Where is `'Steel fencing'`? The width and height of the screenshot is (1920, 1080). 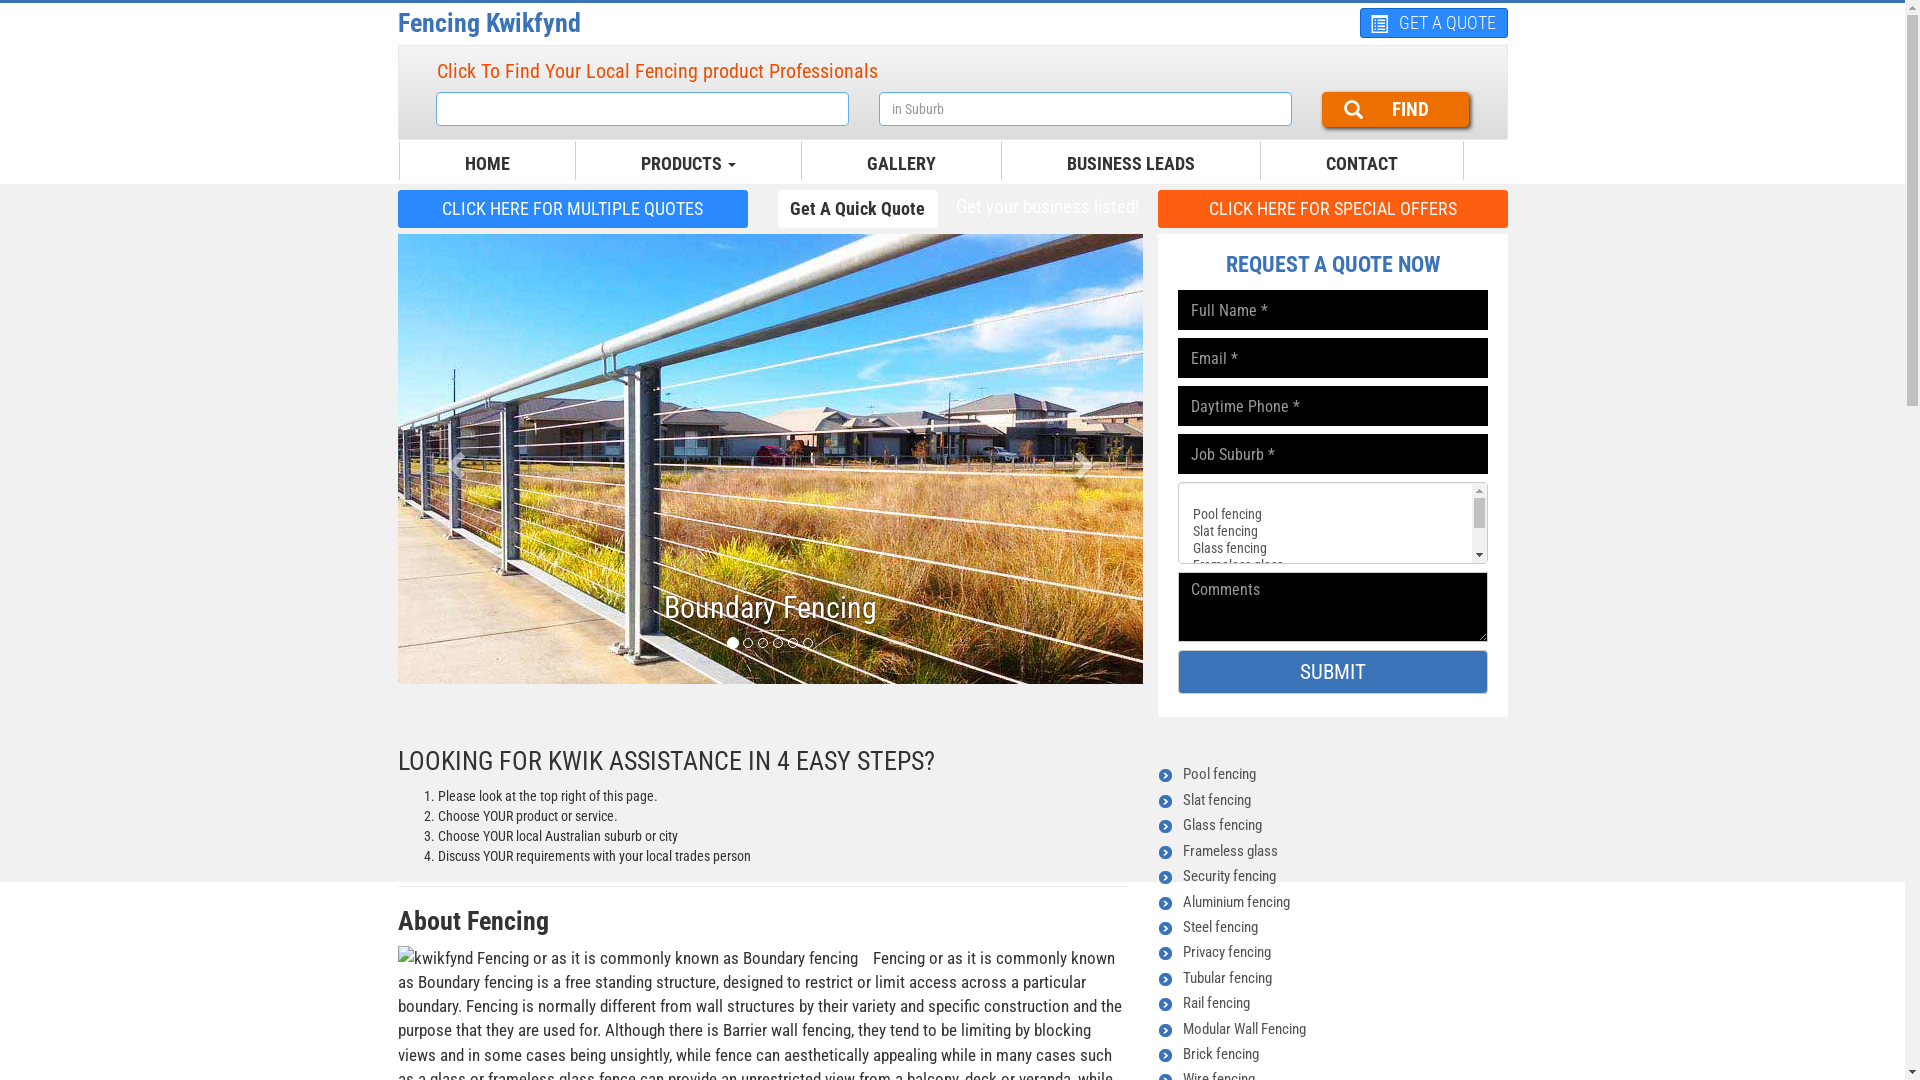 'Steel fencing' is located at coordinates (1218, 926).